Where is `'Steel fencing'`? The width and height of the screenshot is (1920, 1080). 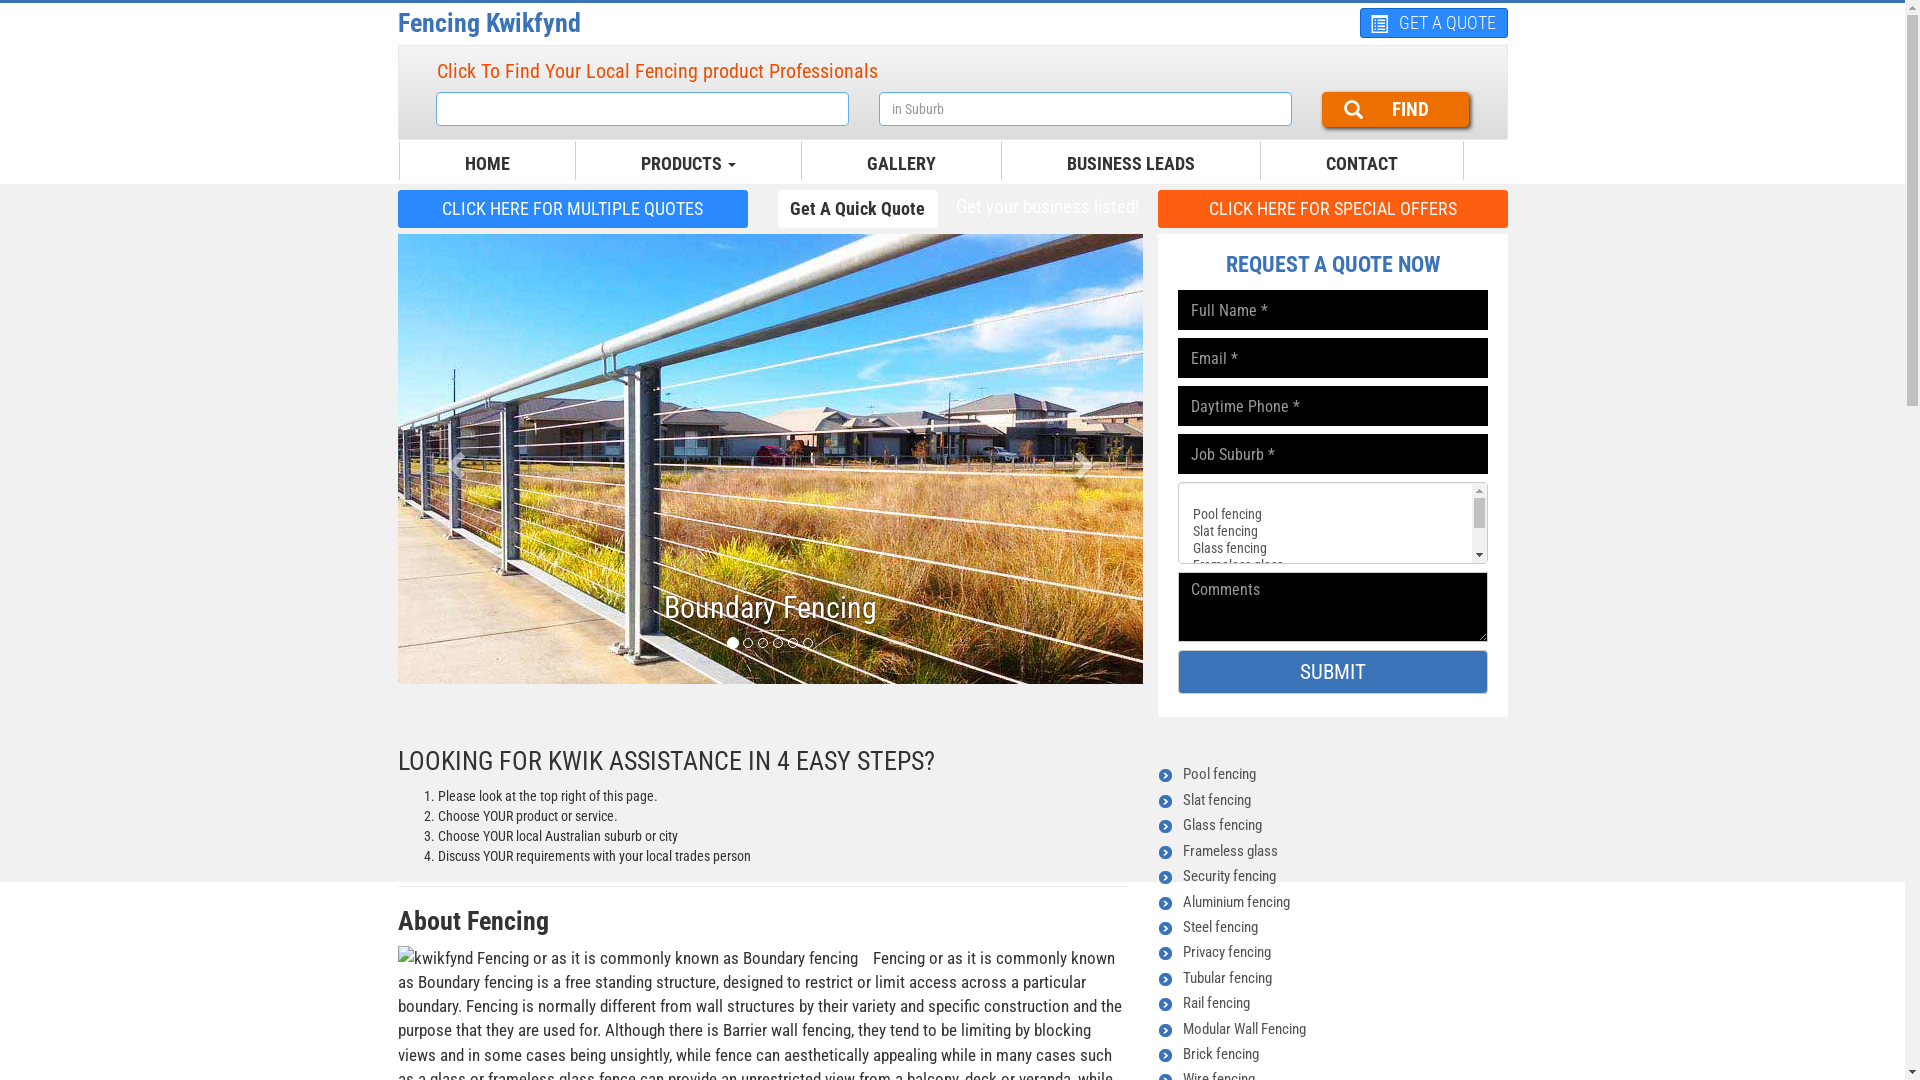 'Steel fencing' is located at coordinates (1218, 926).